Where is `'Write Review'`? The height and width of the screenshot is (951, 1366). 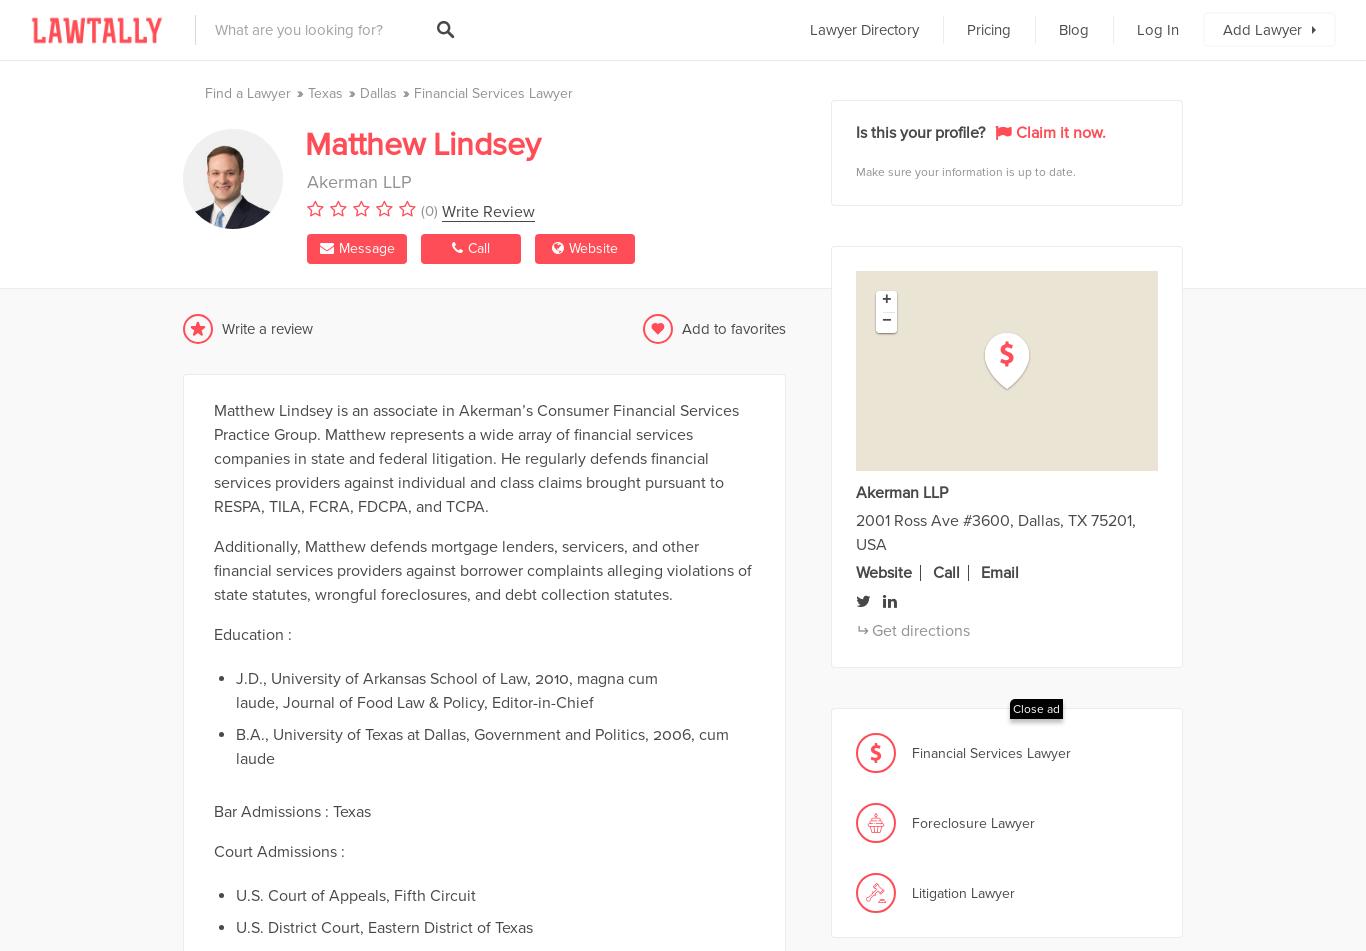 'Write Review' is located at coordinates (488, 211).